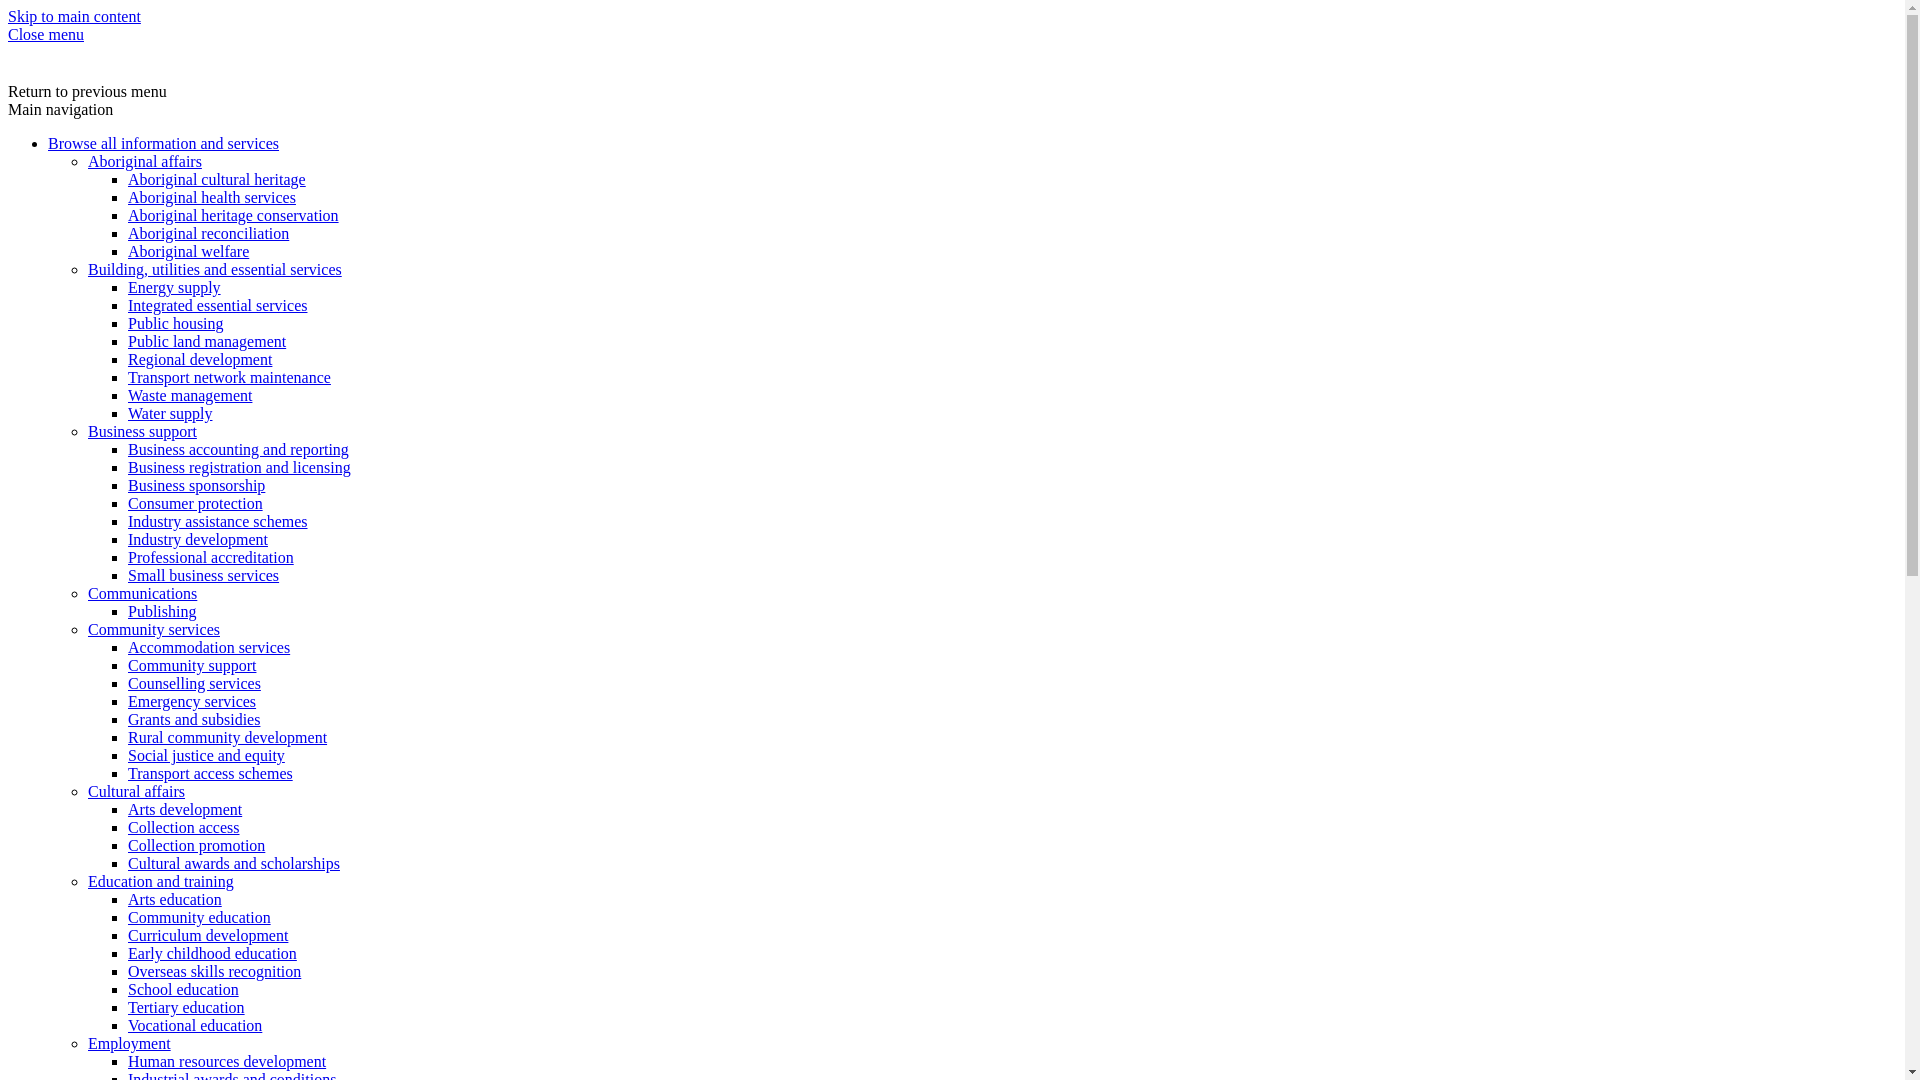 The height and width of the screenshot is (1080, 1920). I want to click on 'Employment', so click(128, 1042).